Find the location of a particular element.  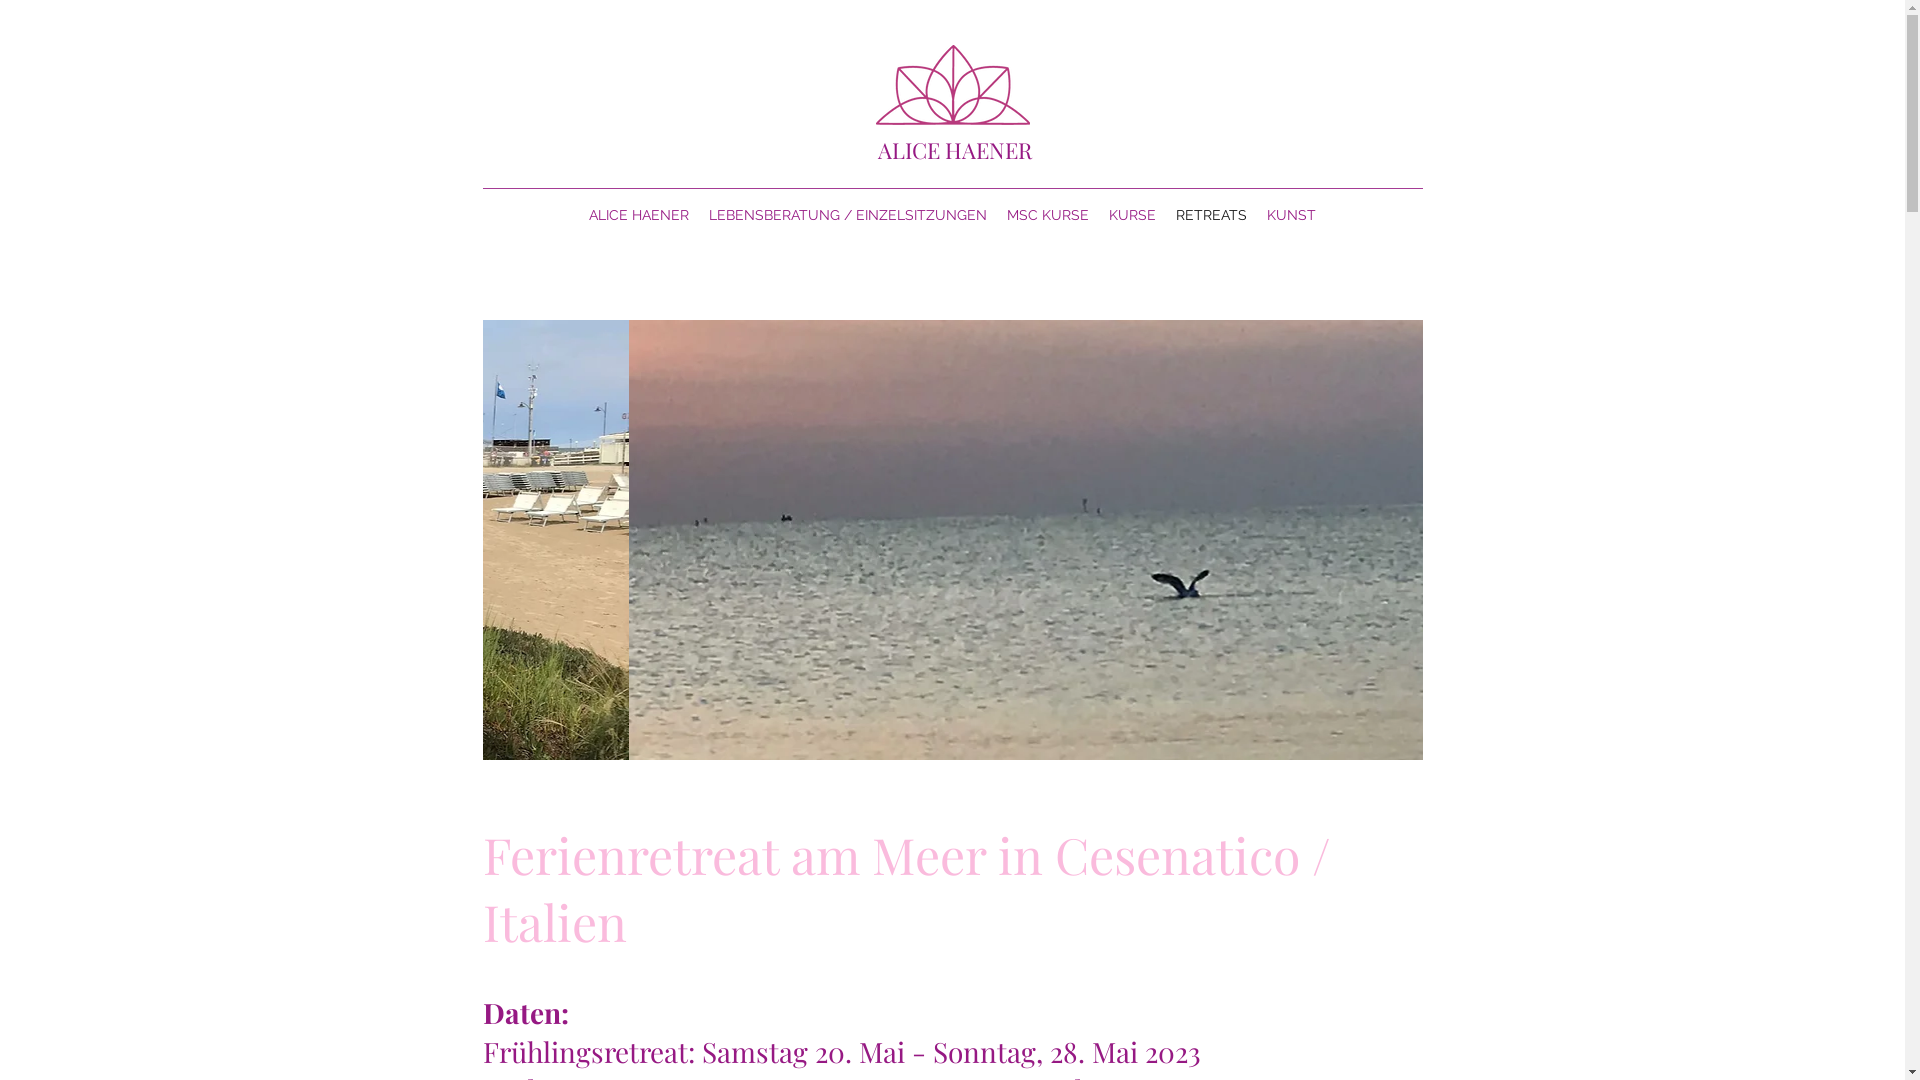

'RETREATS' is located at coordinates (1210, 215).